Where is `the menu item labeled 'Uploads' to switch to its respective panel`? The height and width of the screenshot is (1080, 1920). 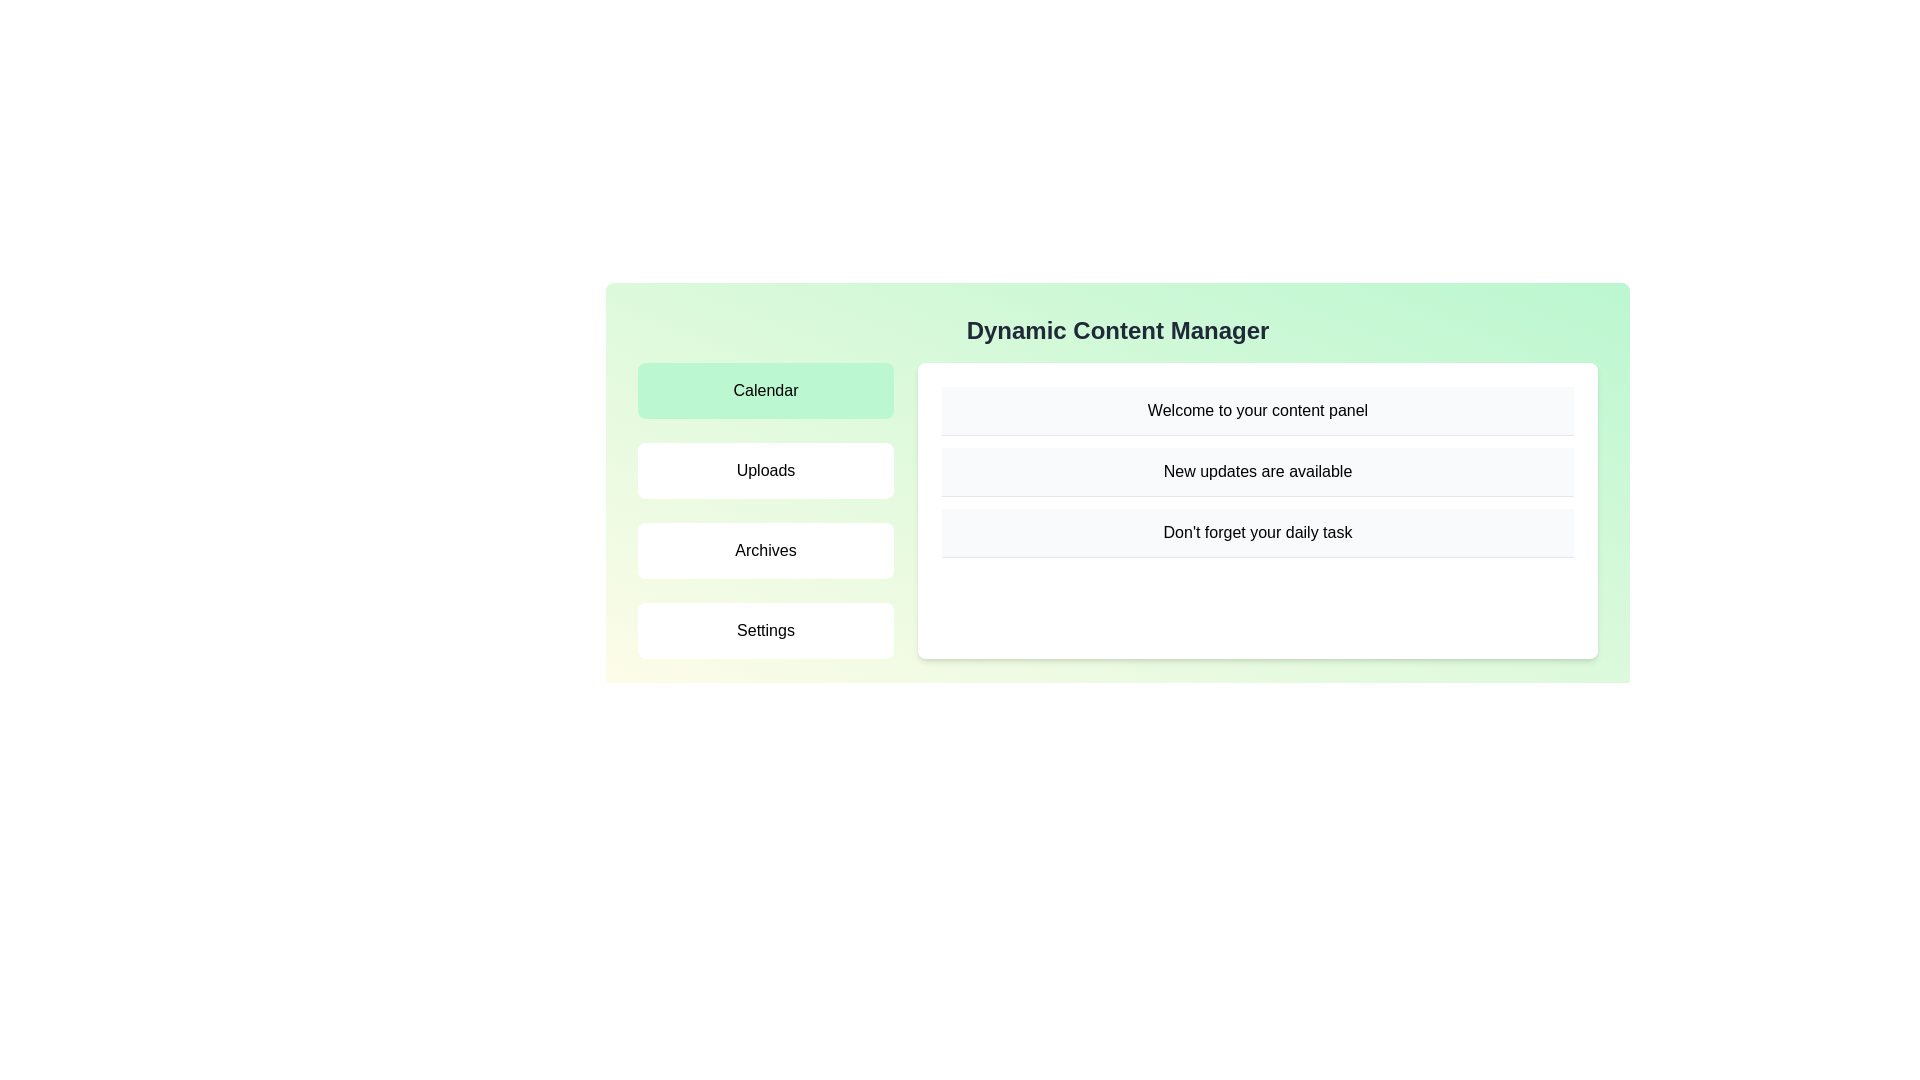
the menu item labeled 'Uploads' to switch to its respective panel is located at coordinates (765, 470).